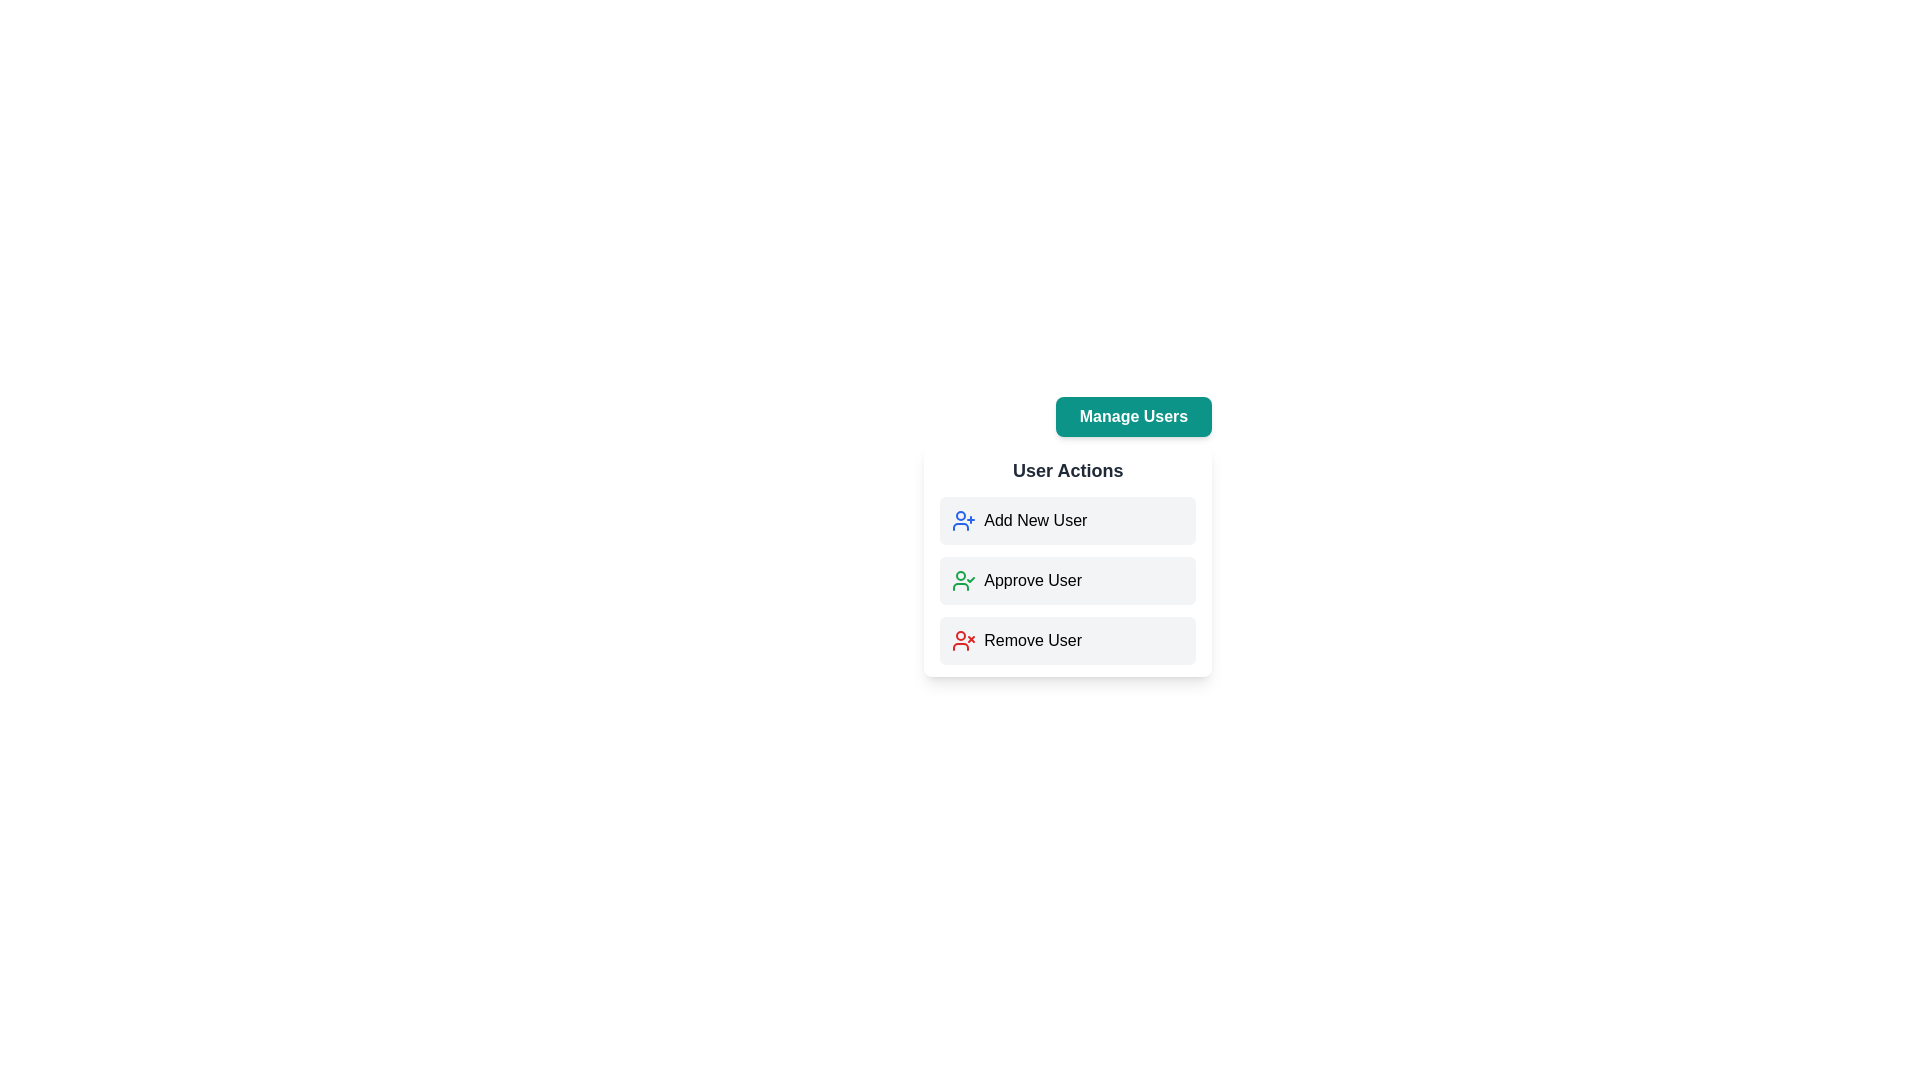 This screenshot has width=1920, height=1080. Describe the element at coordinates (964, 581) in the screenshot. I see `approval icon located in the second row of the 'User Actions' panel, which is positioned to the left of the 'Approve User' text label` at that location.